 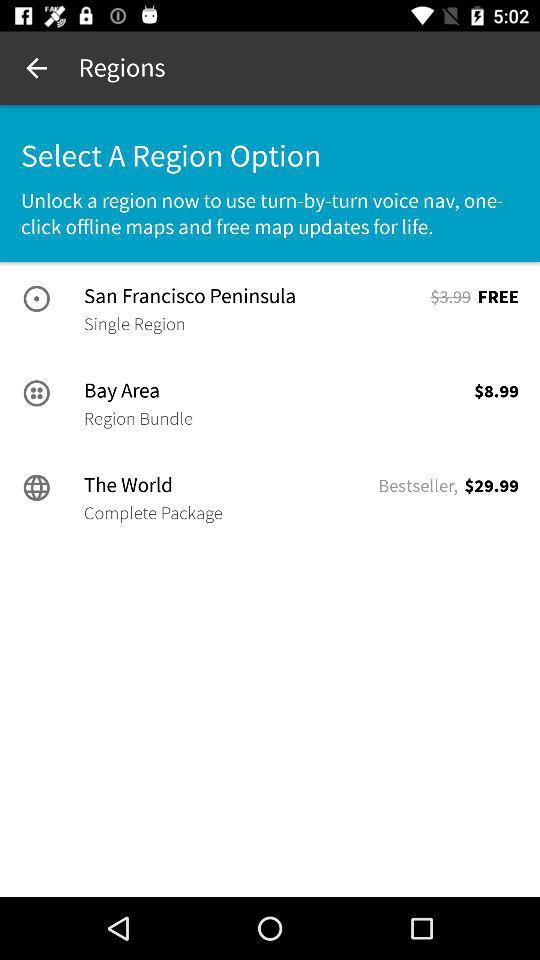 I want to click on item above the region bundle, so click(x=272, y=389).